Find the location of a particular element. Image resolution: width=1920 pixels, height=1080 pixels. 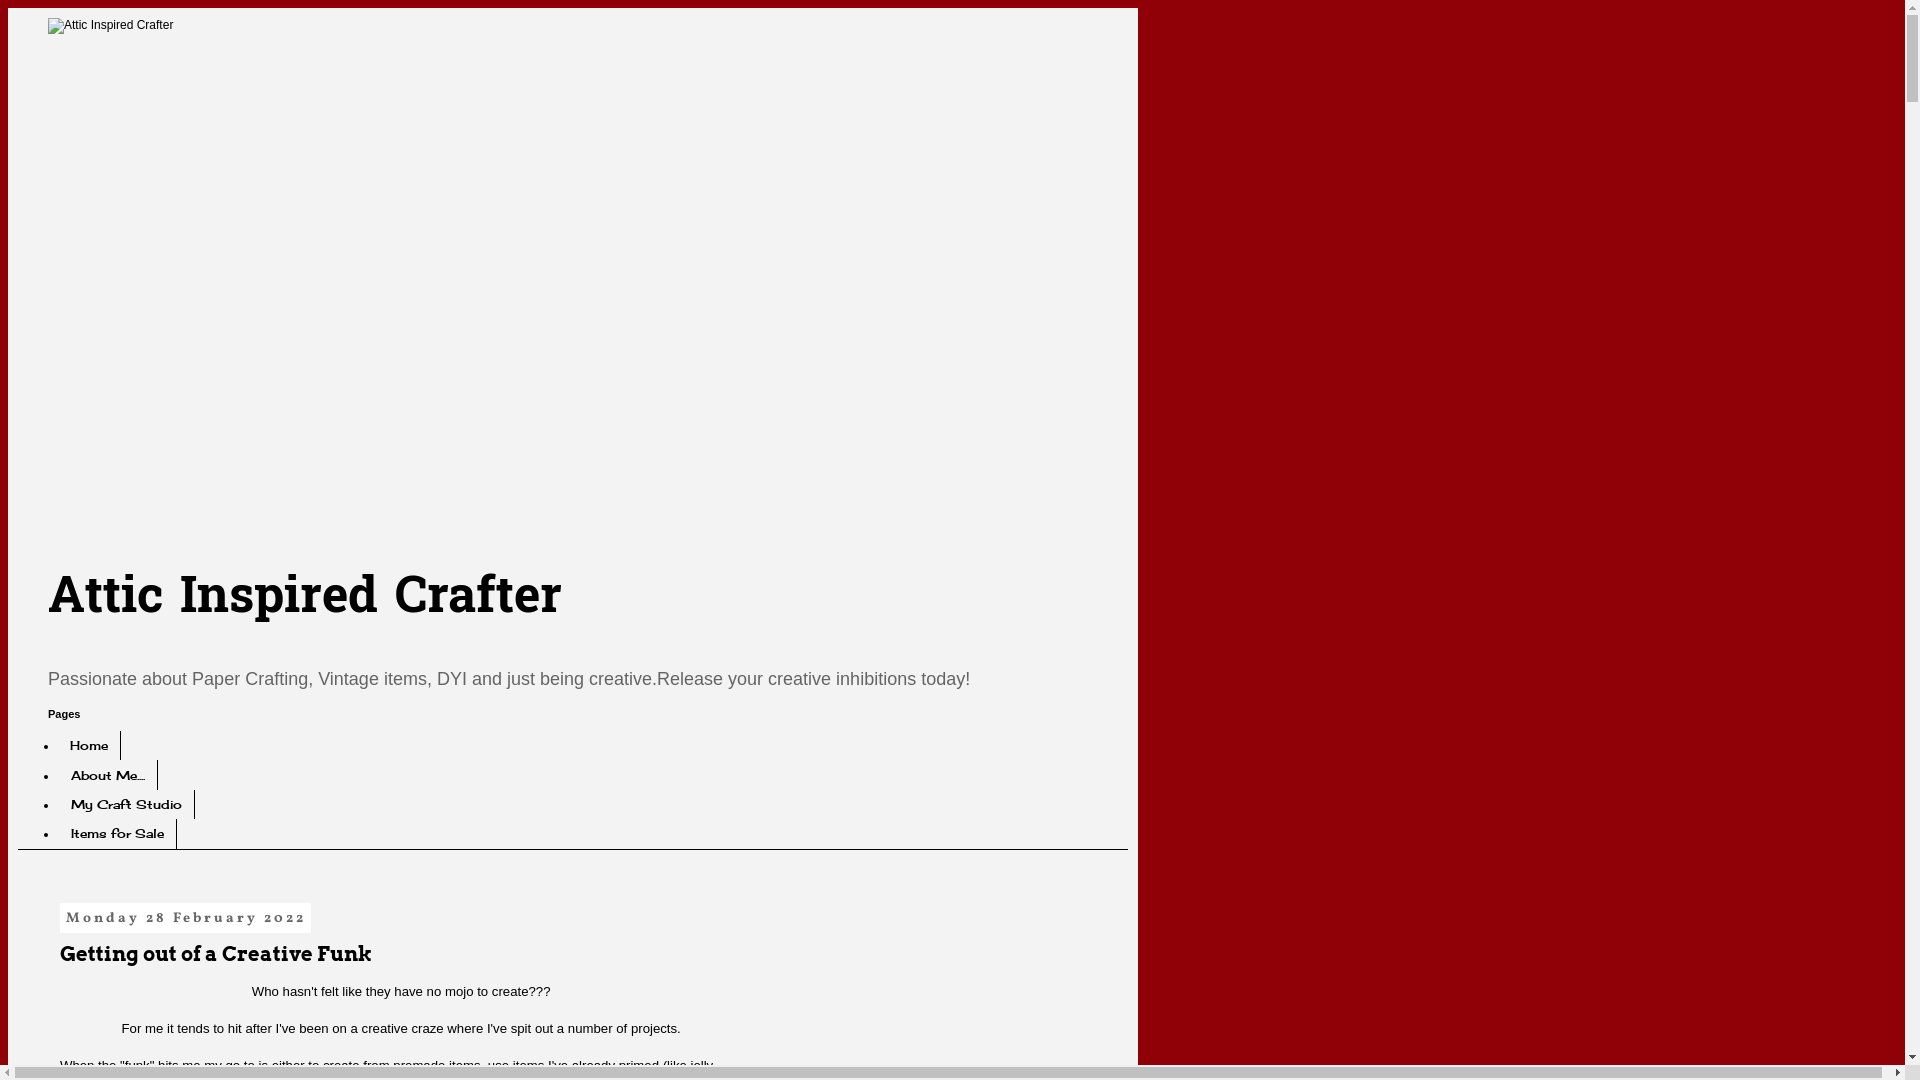

'Items for Sale' is located at coordinates (116, 833).